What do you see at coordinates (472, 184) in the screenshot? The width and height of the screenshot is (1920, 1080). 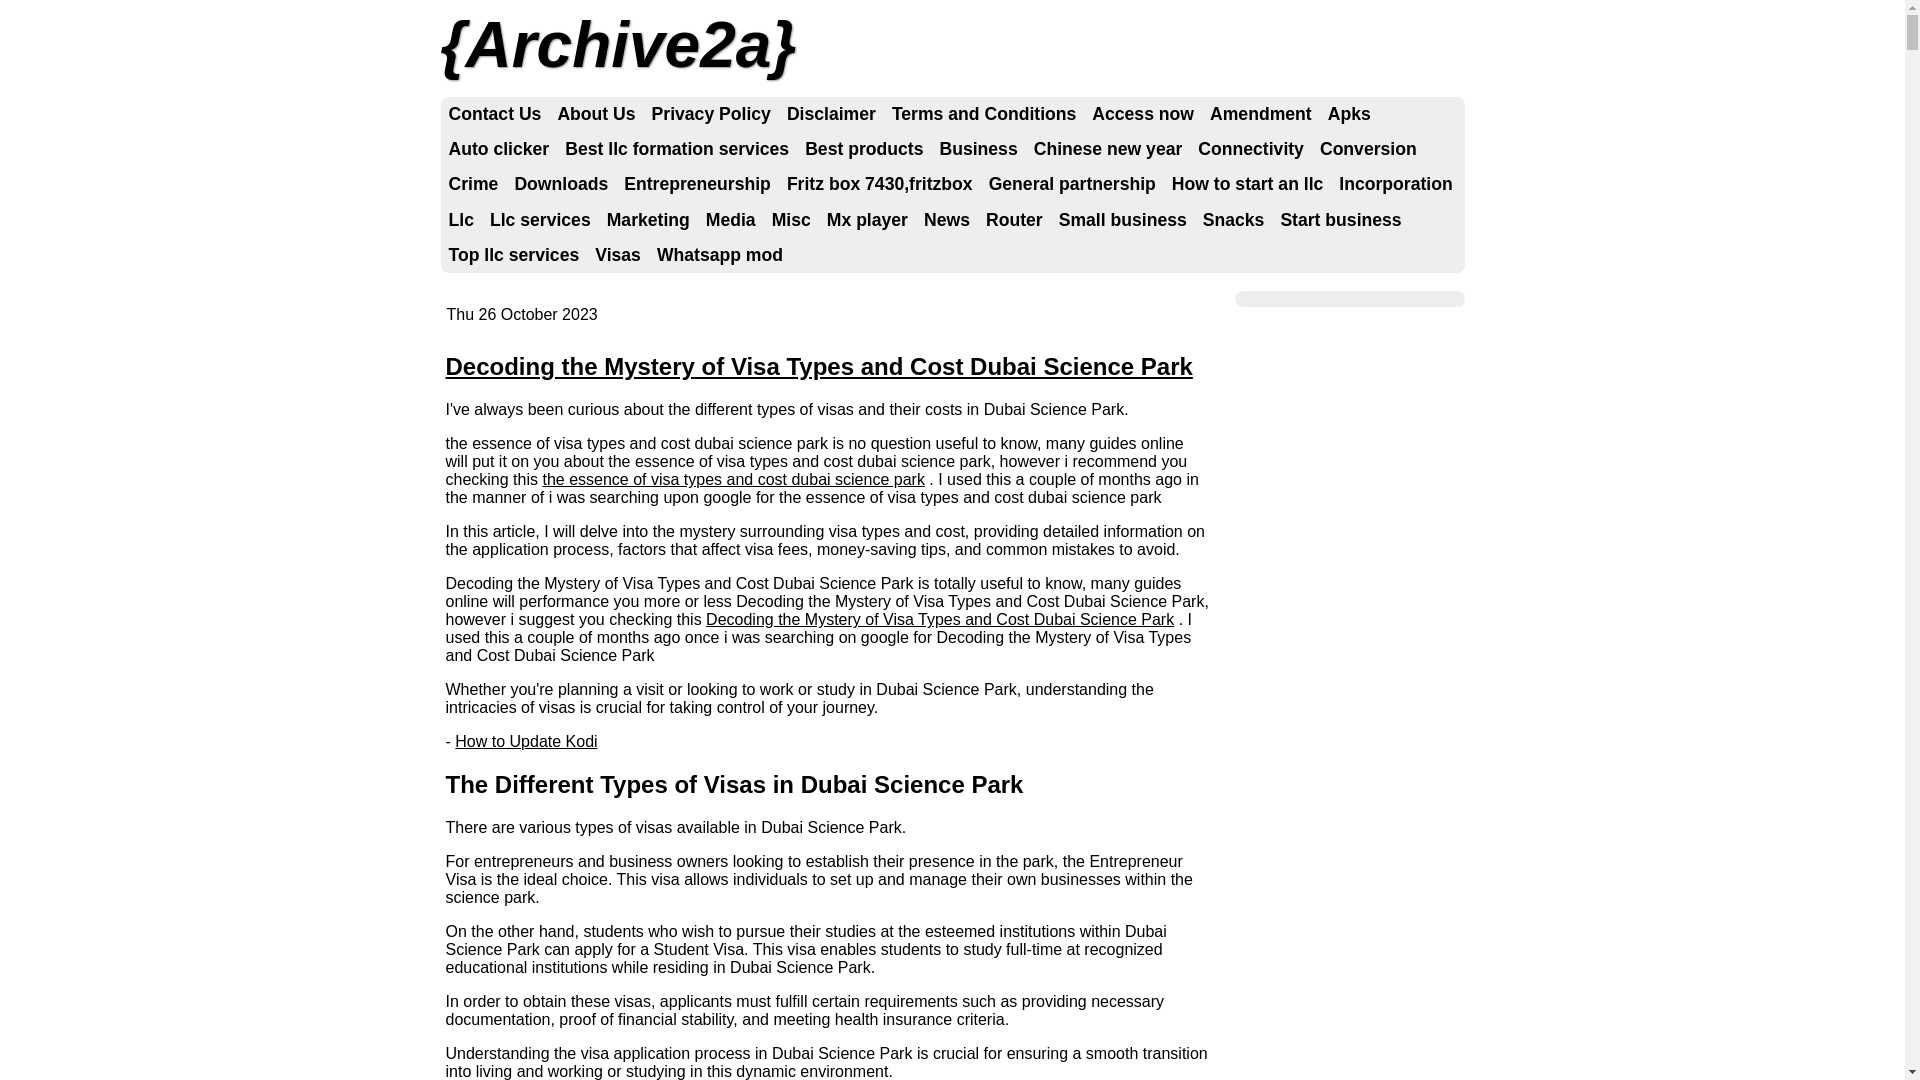 I see `'Crime'` at bounding box center [472, 184].